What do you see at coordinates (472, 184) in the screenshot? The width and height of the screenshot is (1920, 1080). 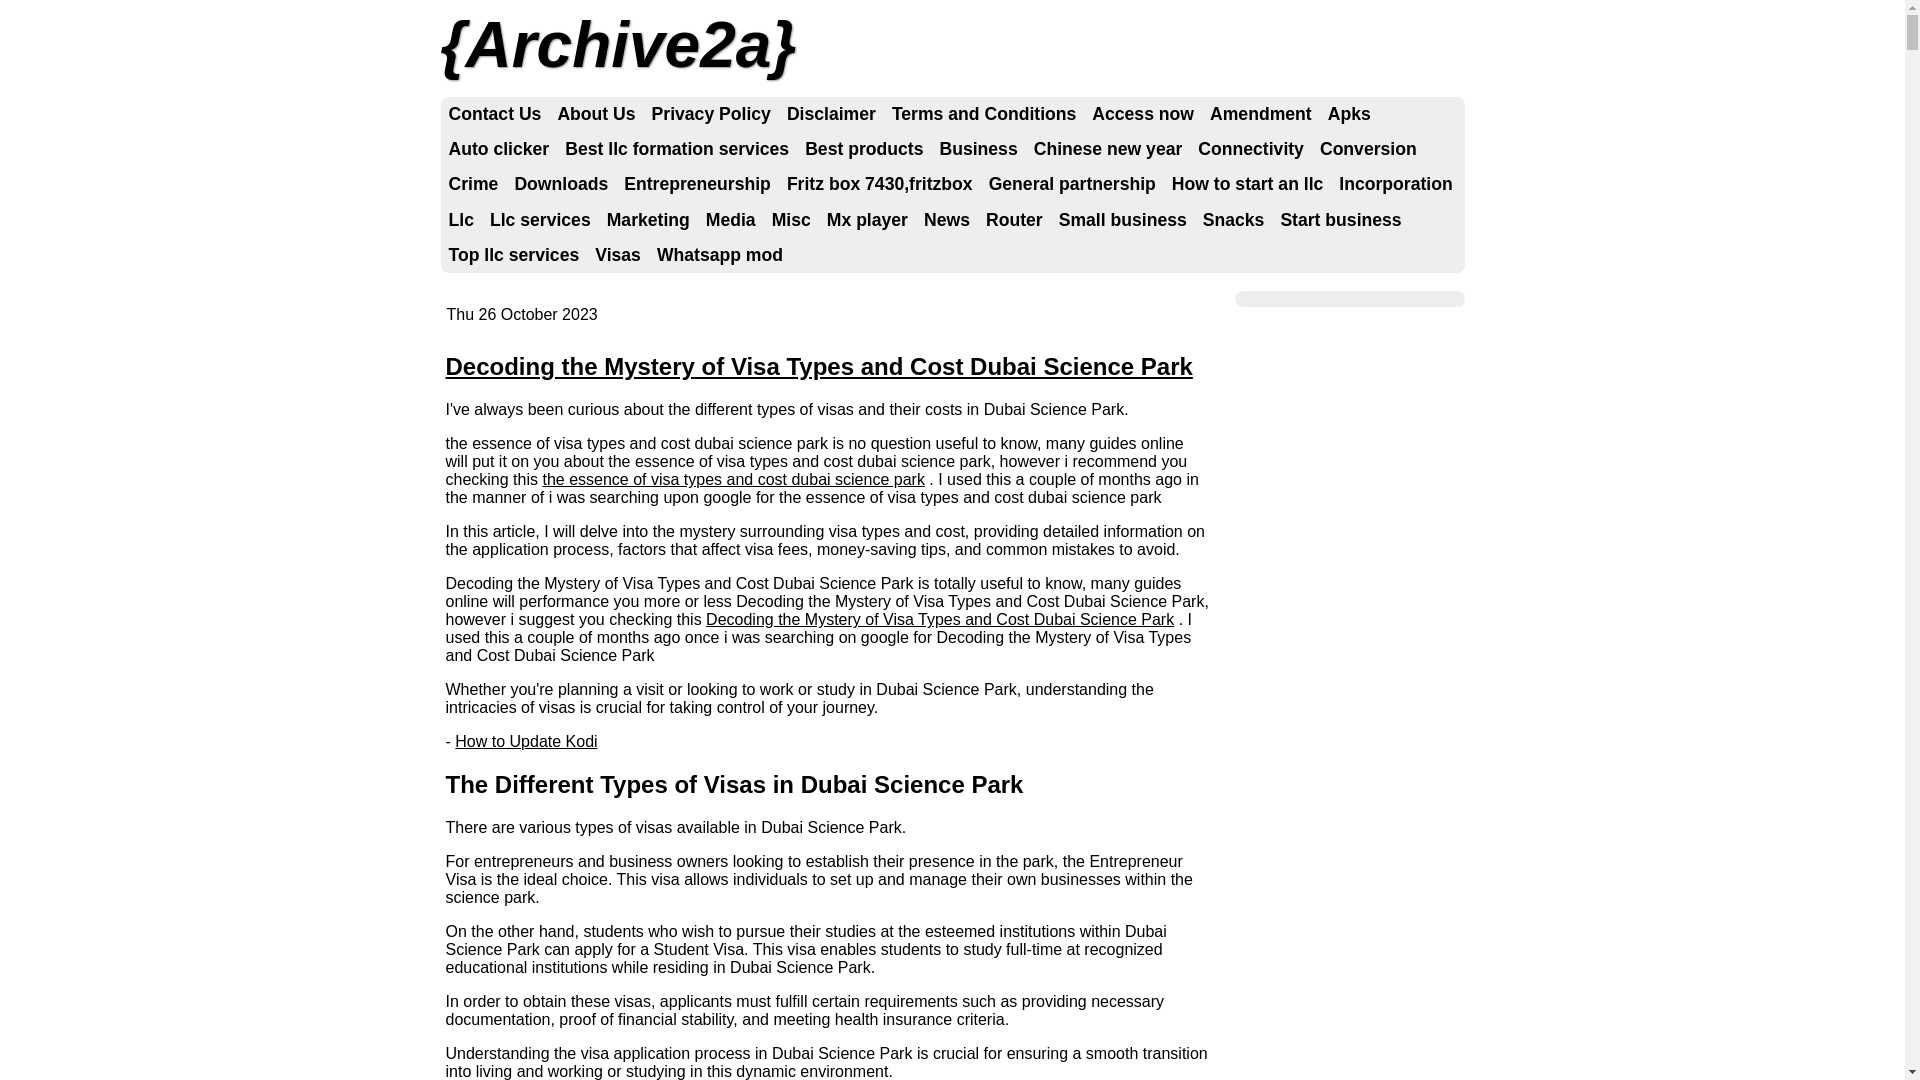 I see `'Crime'` at bounding box center [472, 184].